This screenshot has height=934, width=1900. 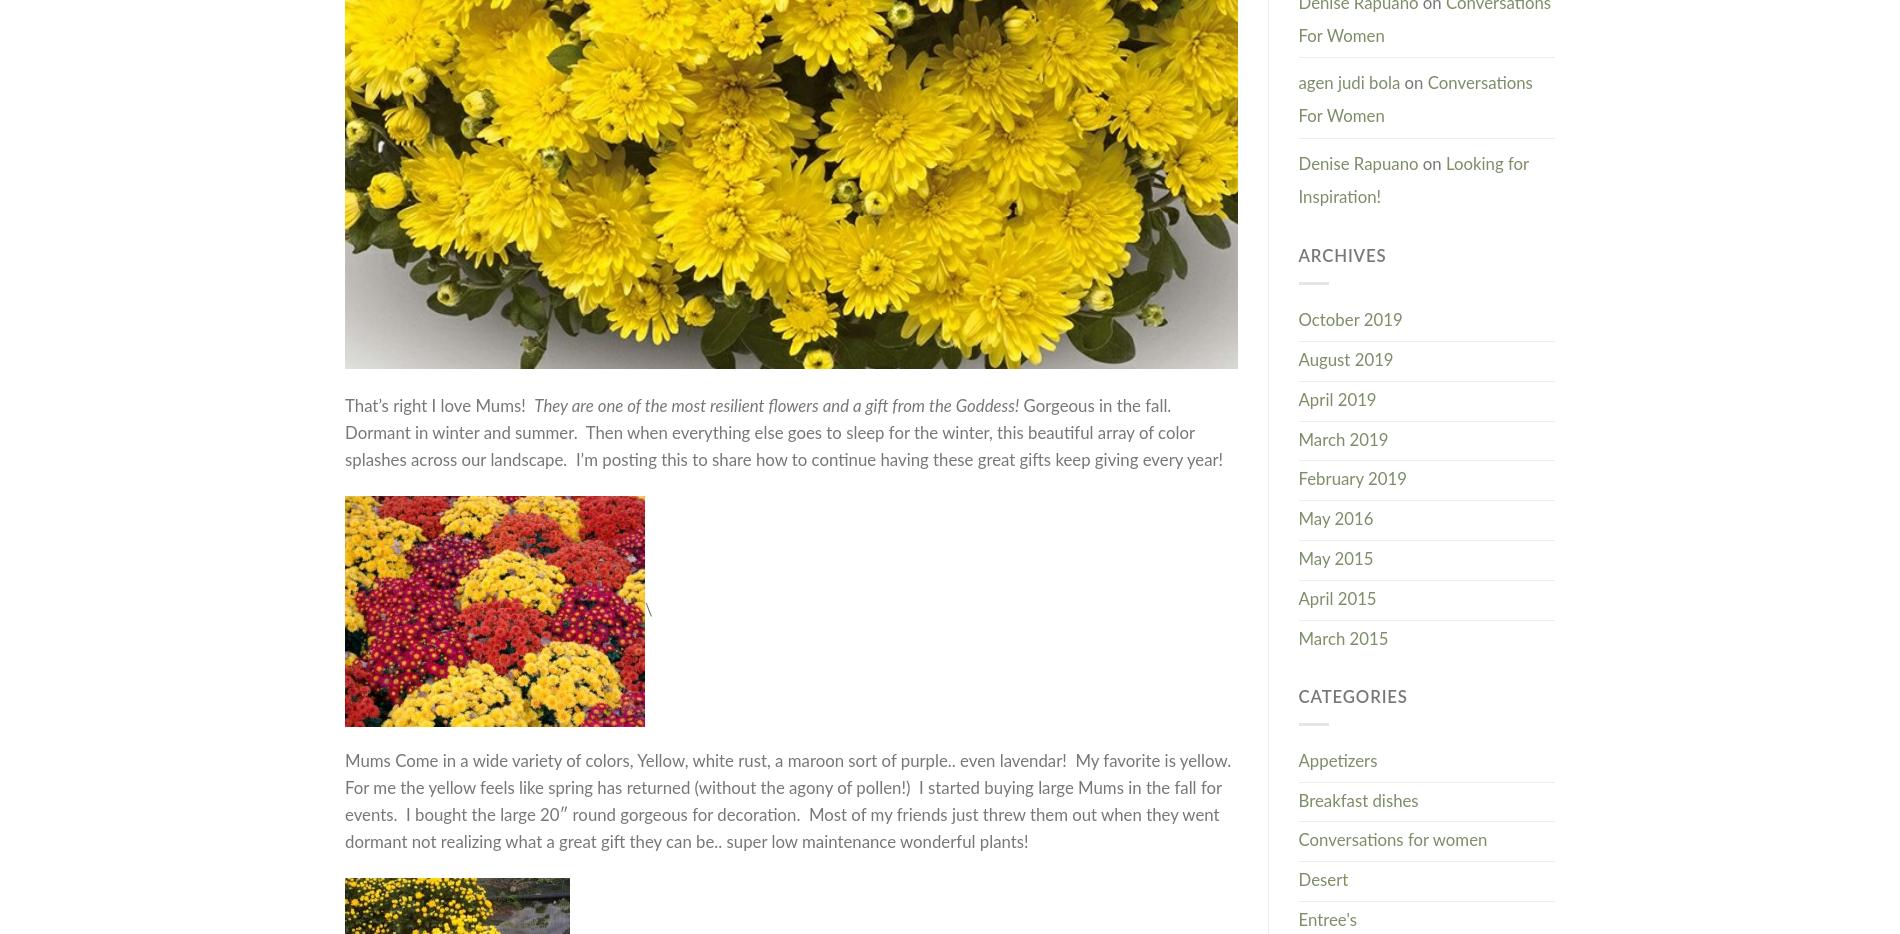 I want to click on 'Gorgeous in the fall.  Dormant in winter and summer.  Then when everything else goes to sleep for the winter, this beautiful array of color splashes across our landscape.  I’m posting this to share how to continue having these great gifts keep giving every year!', so click(x=782, y=432).